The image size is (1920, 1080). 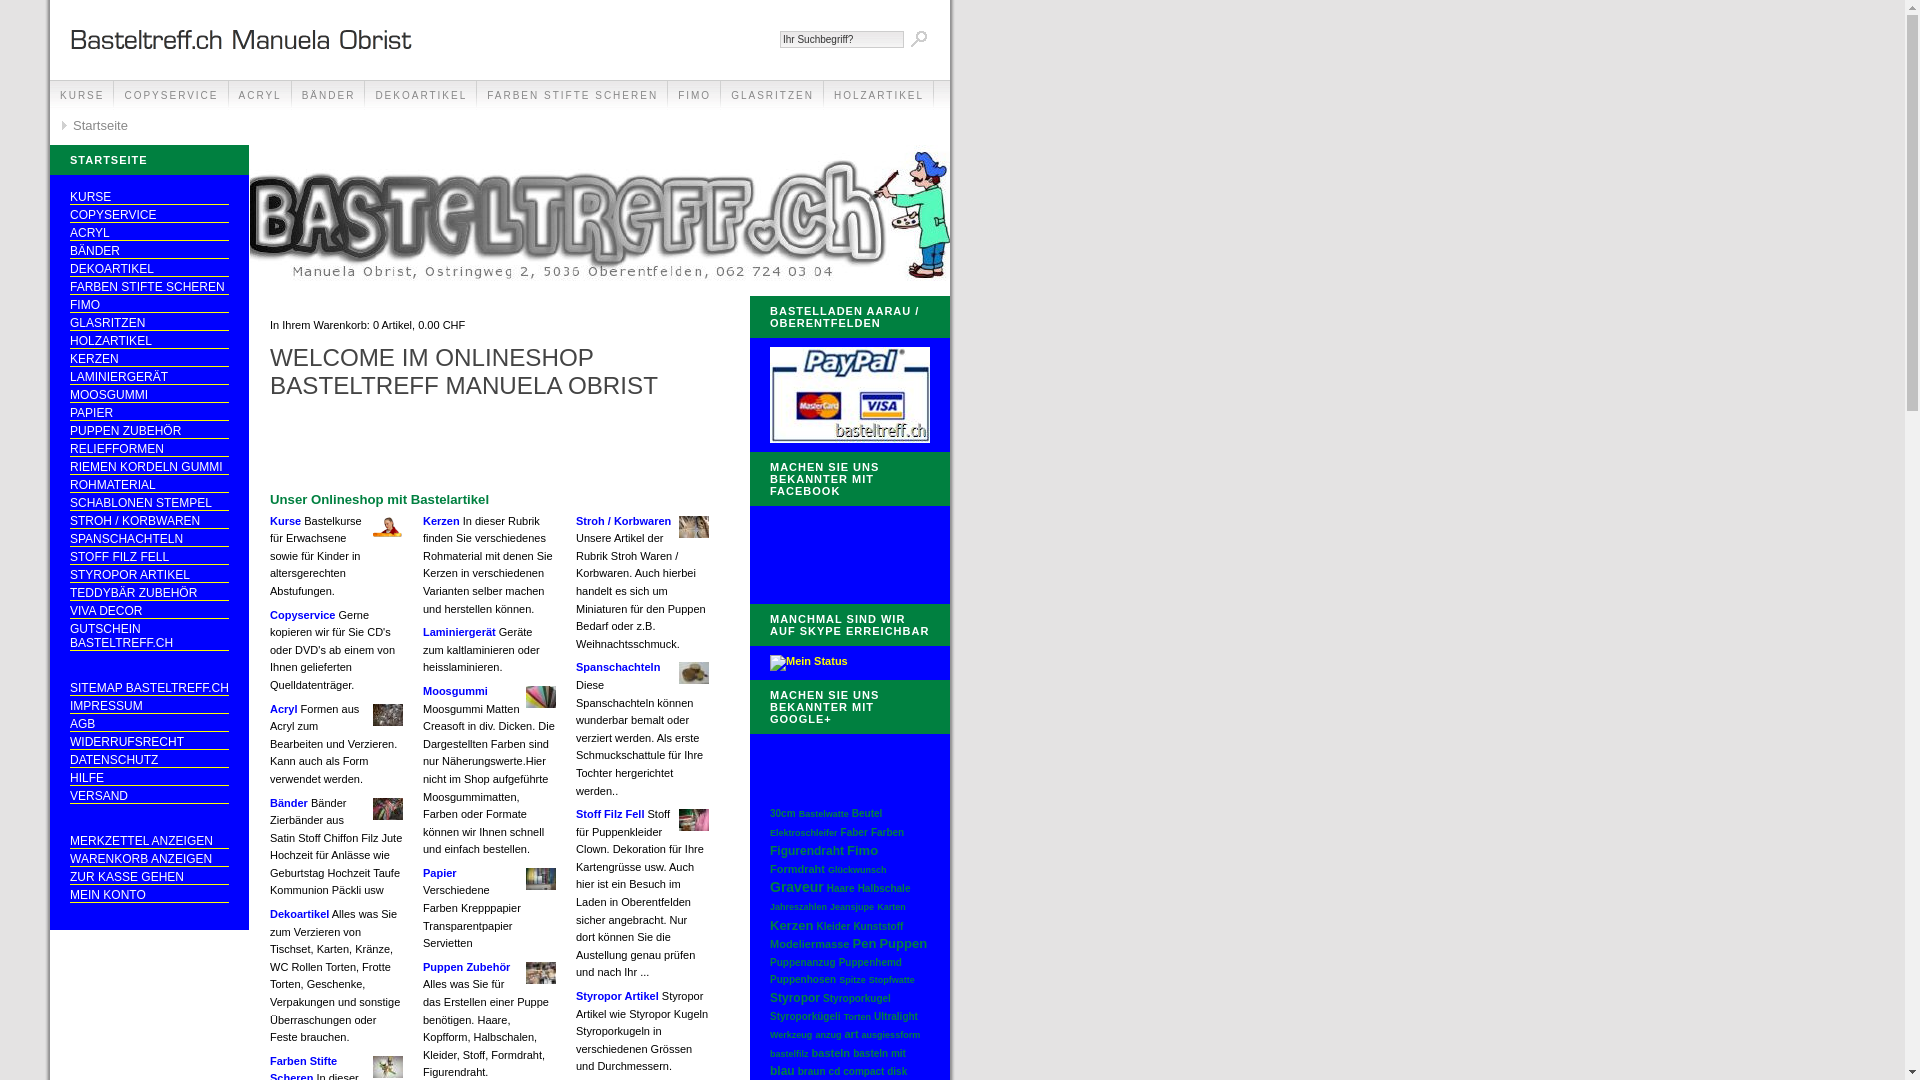 I want to click on 'Spanschachteln', so click(x=617, y=667).